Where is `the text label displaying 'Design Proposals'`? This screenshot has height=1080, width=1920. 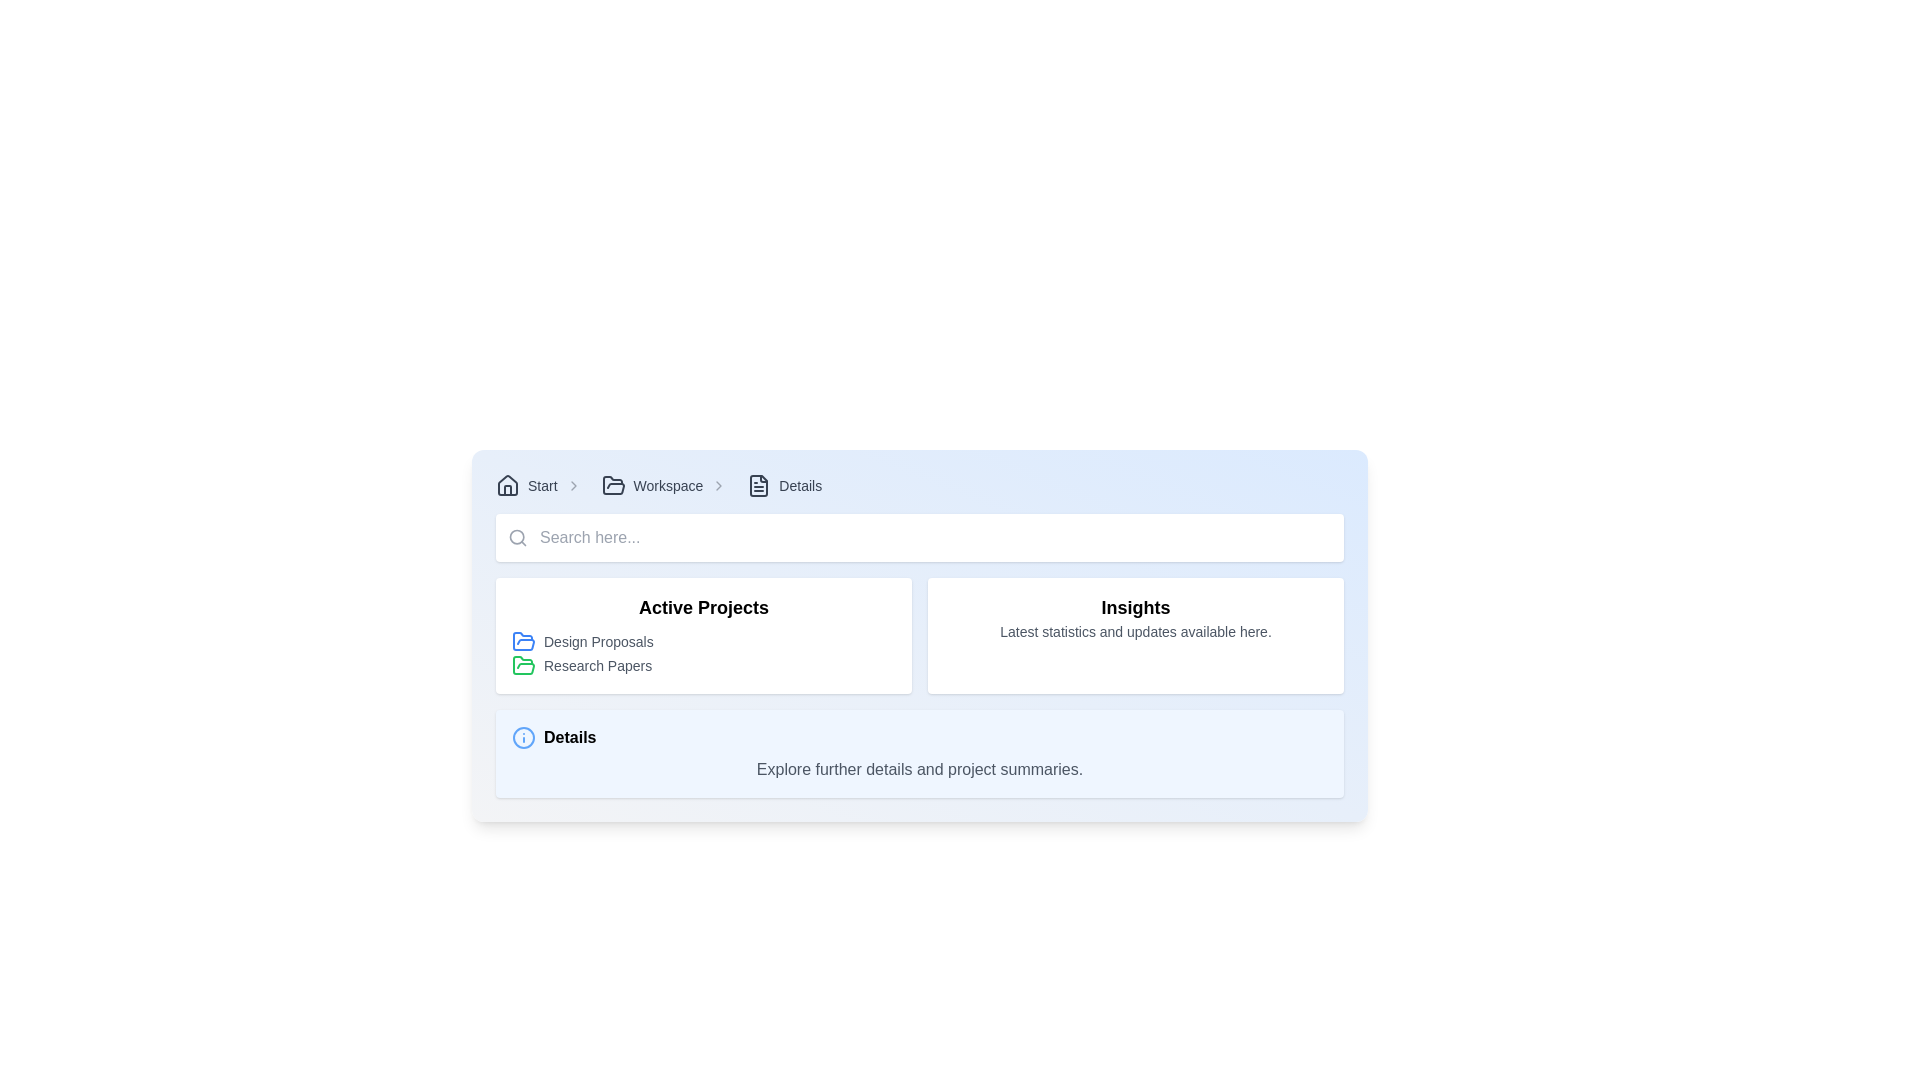
the text label displaying 'Design Proposals' is located at coordinates (597, 641).